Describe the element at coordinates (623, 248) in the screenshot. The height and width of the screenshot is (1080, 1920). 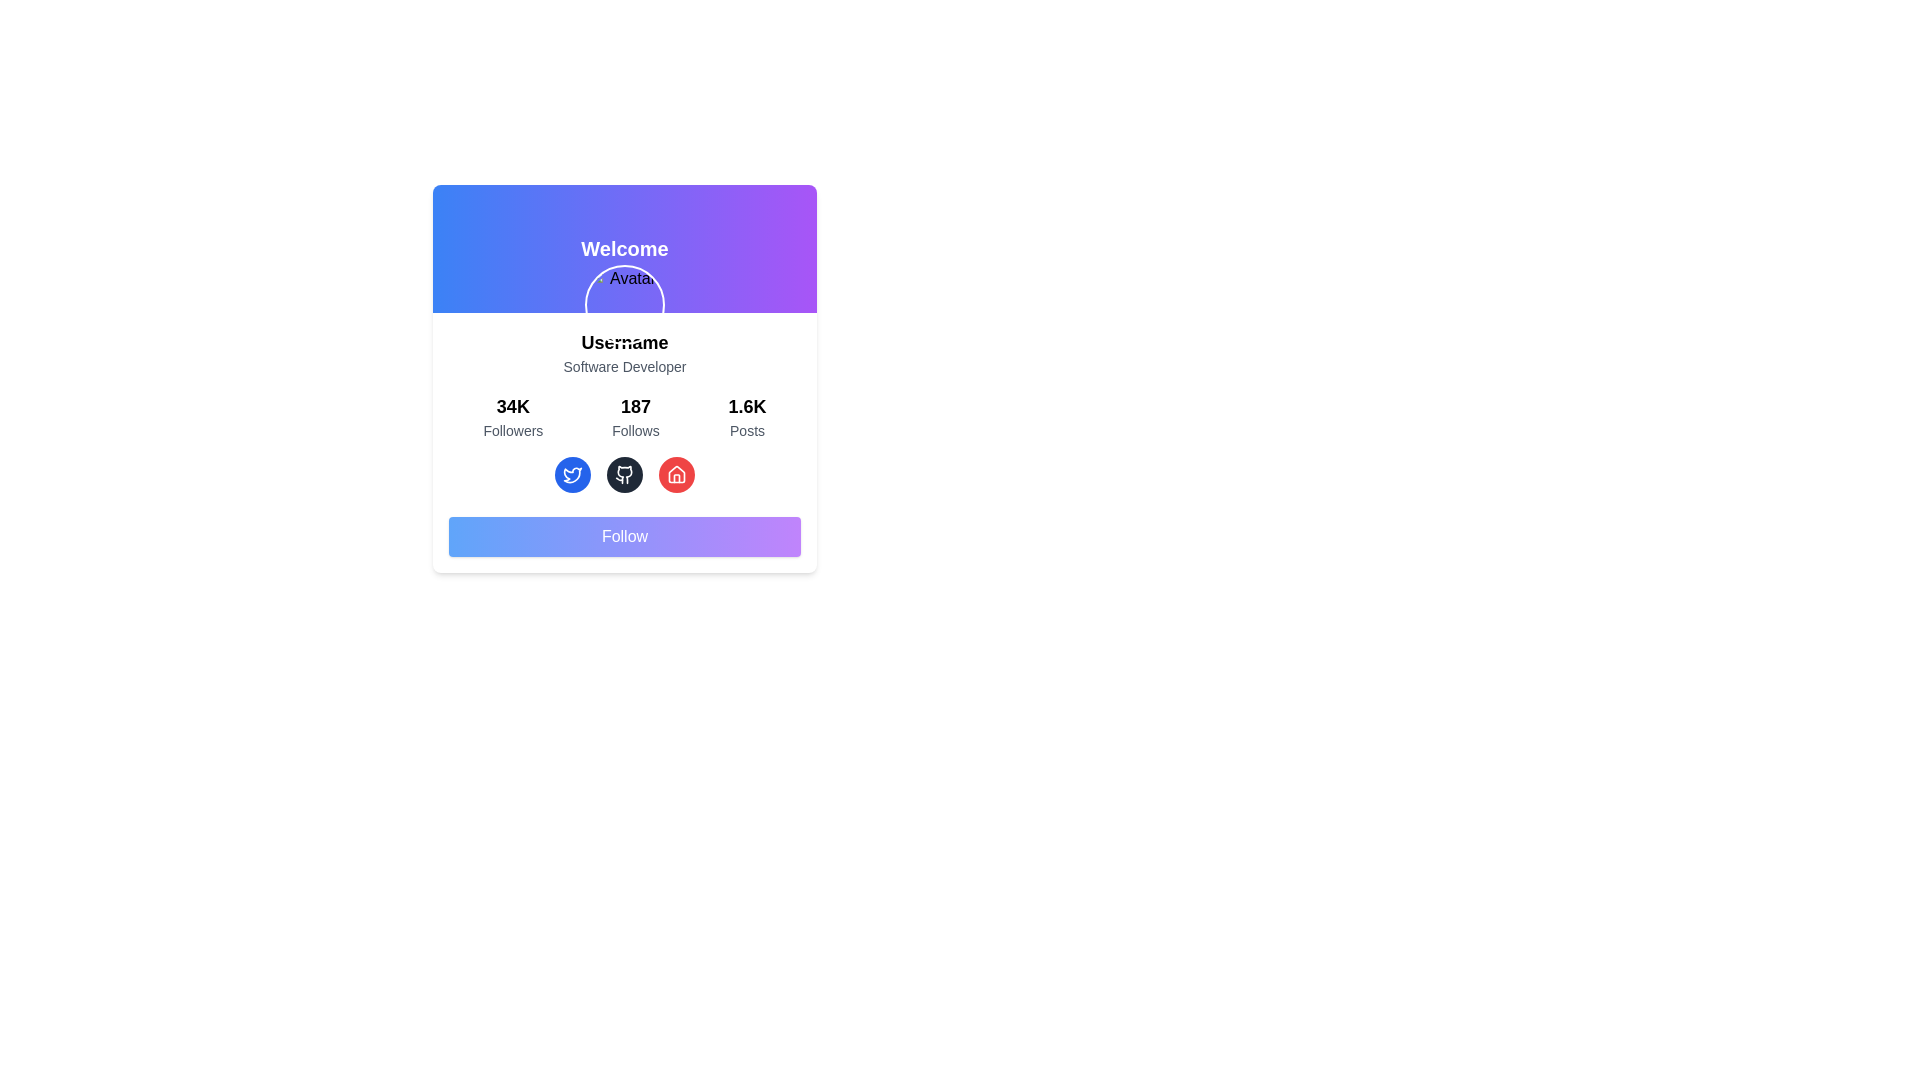
I see `welcoming header text located at the top-center of the profile card interface` at that location.